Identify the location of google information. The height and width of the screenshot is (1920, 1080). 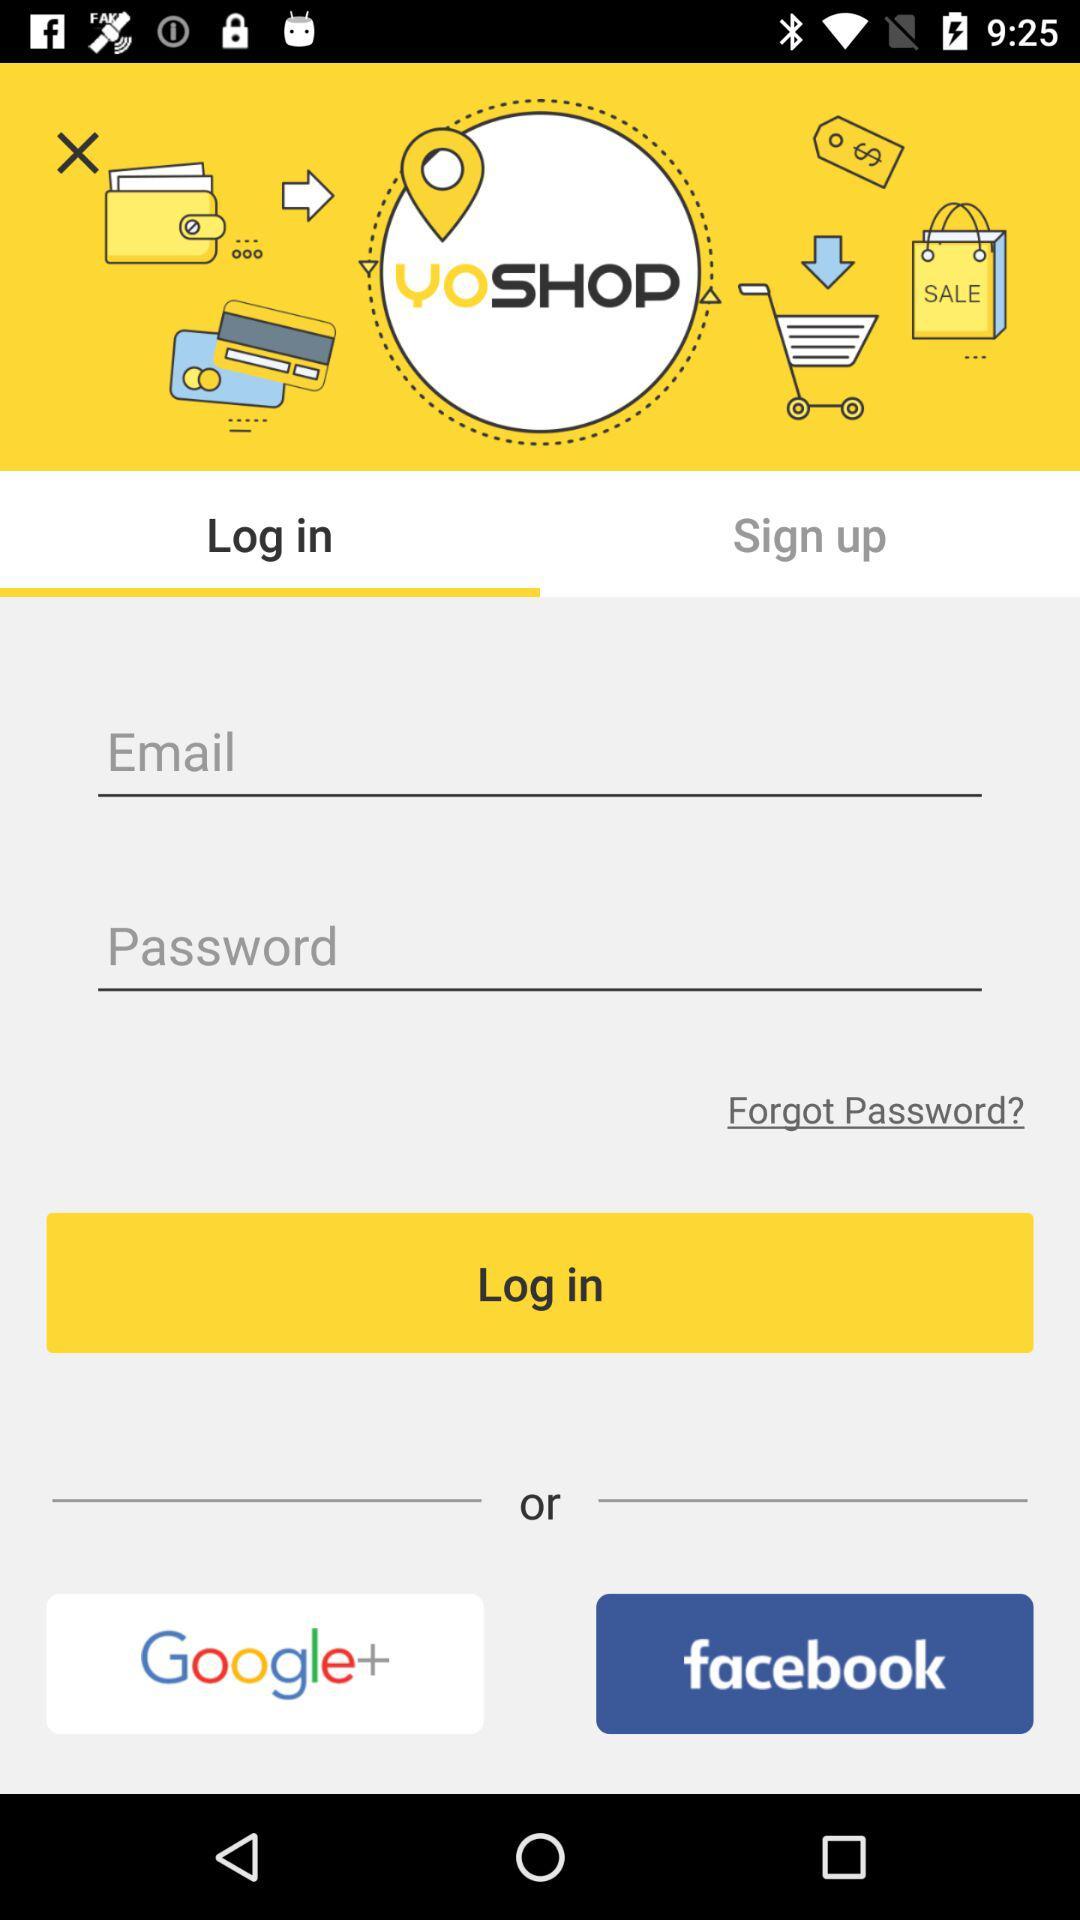
(264, 1663).